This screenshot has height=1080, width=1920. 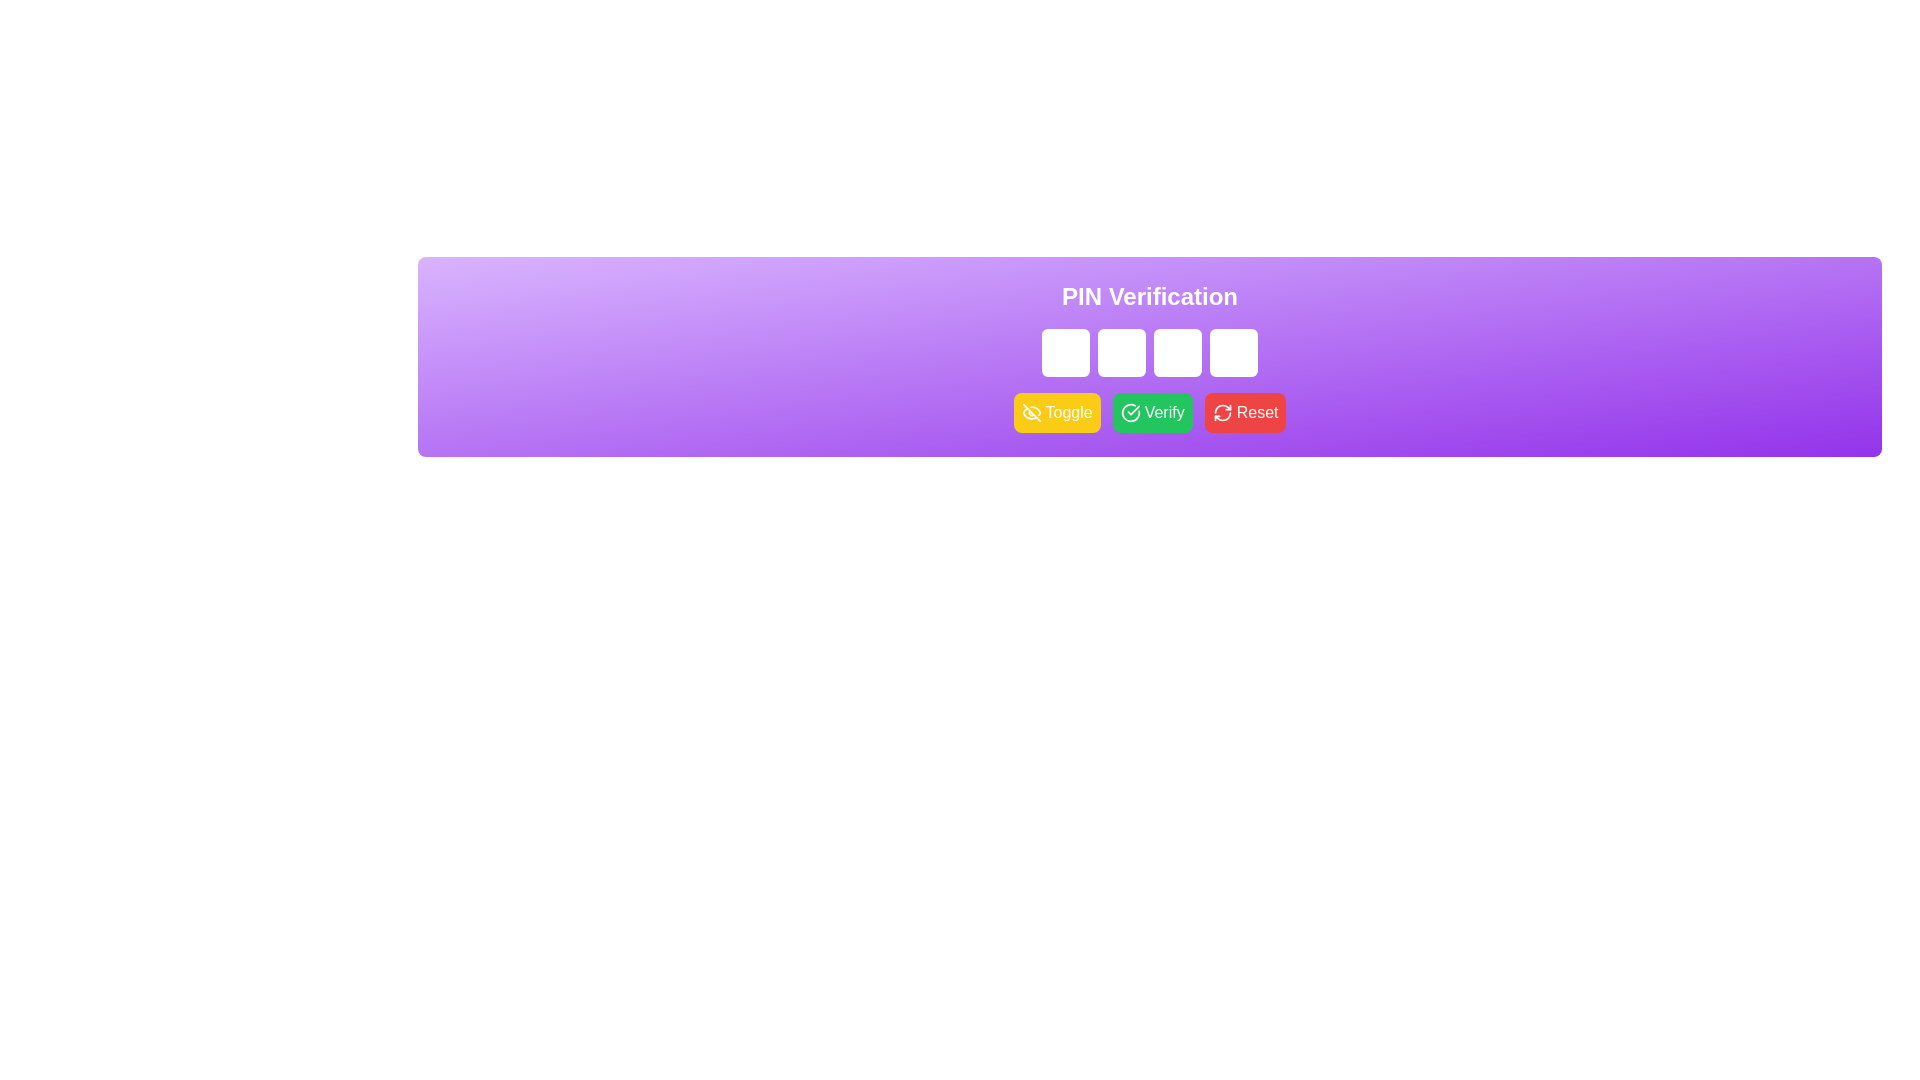 I want to click on the green 'Verify' button with white text and a checkmark icon, which is the second button in a horizontal group of three buttons below the PIN input field, so click(x=1152, y=411).